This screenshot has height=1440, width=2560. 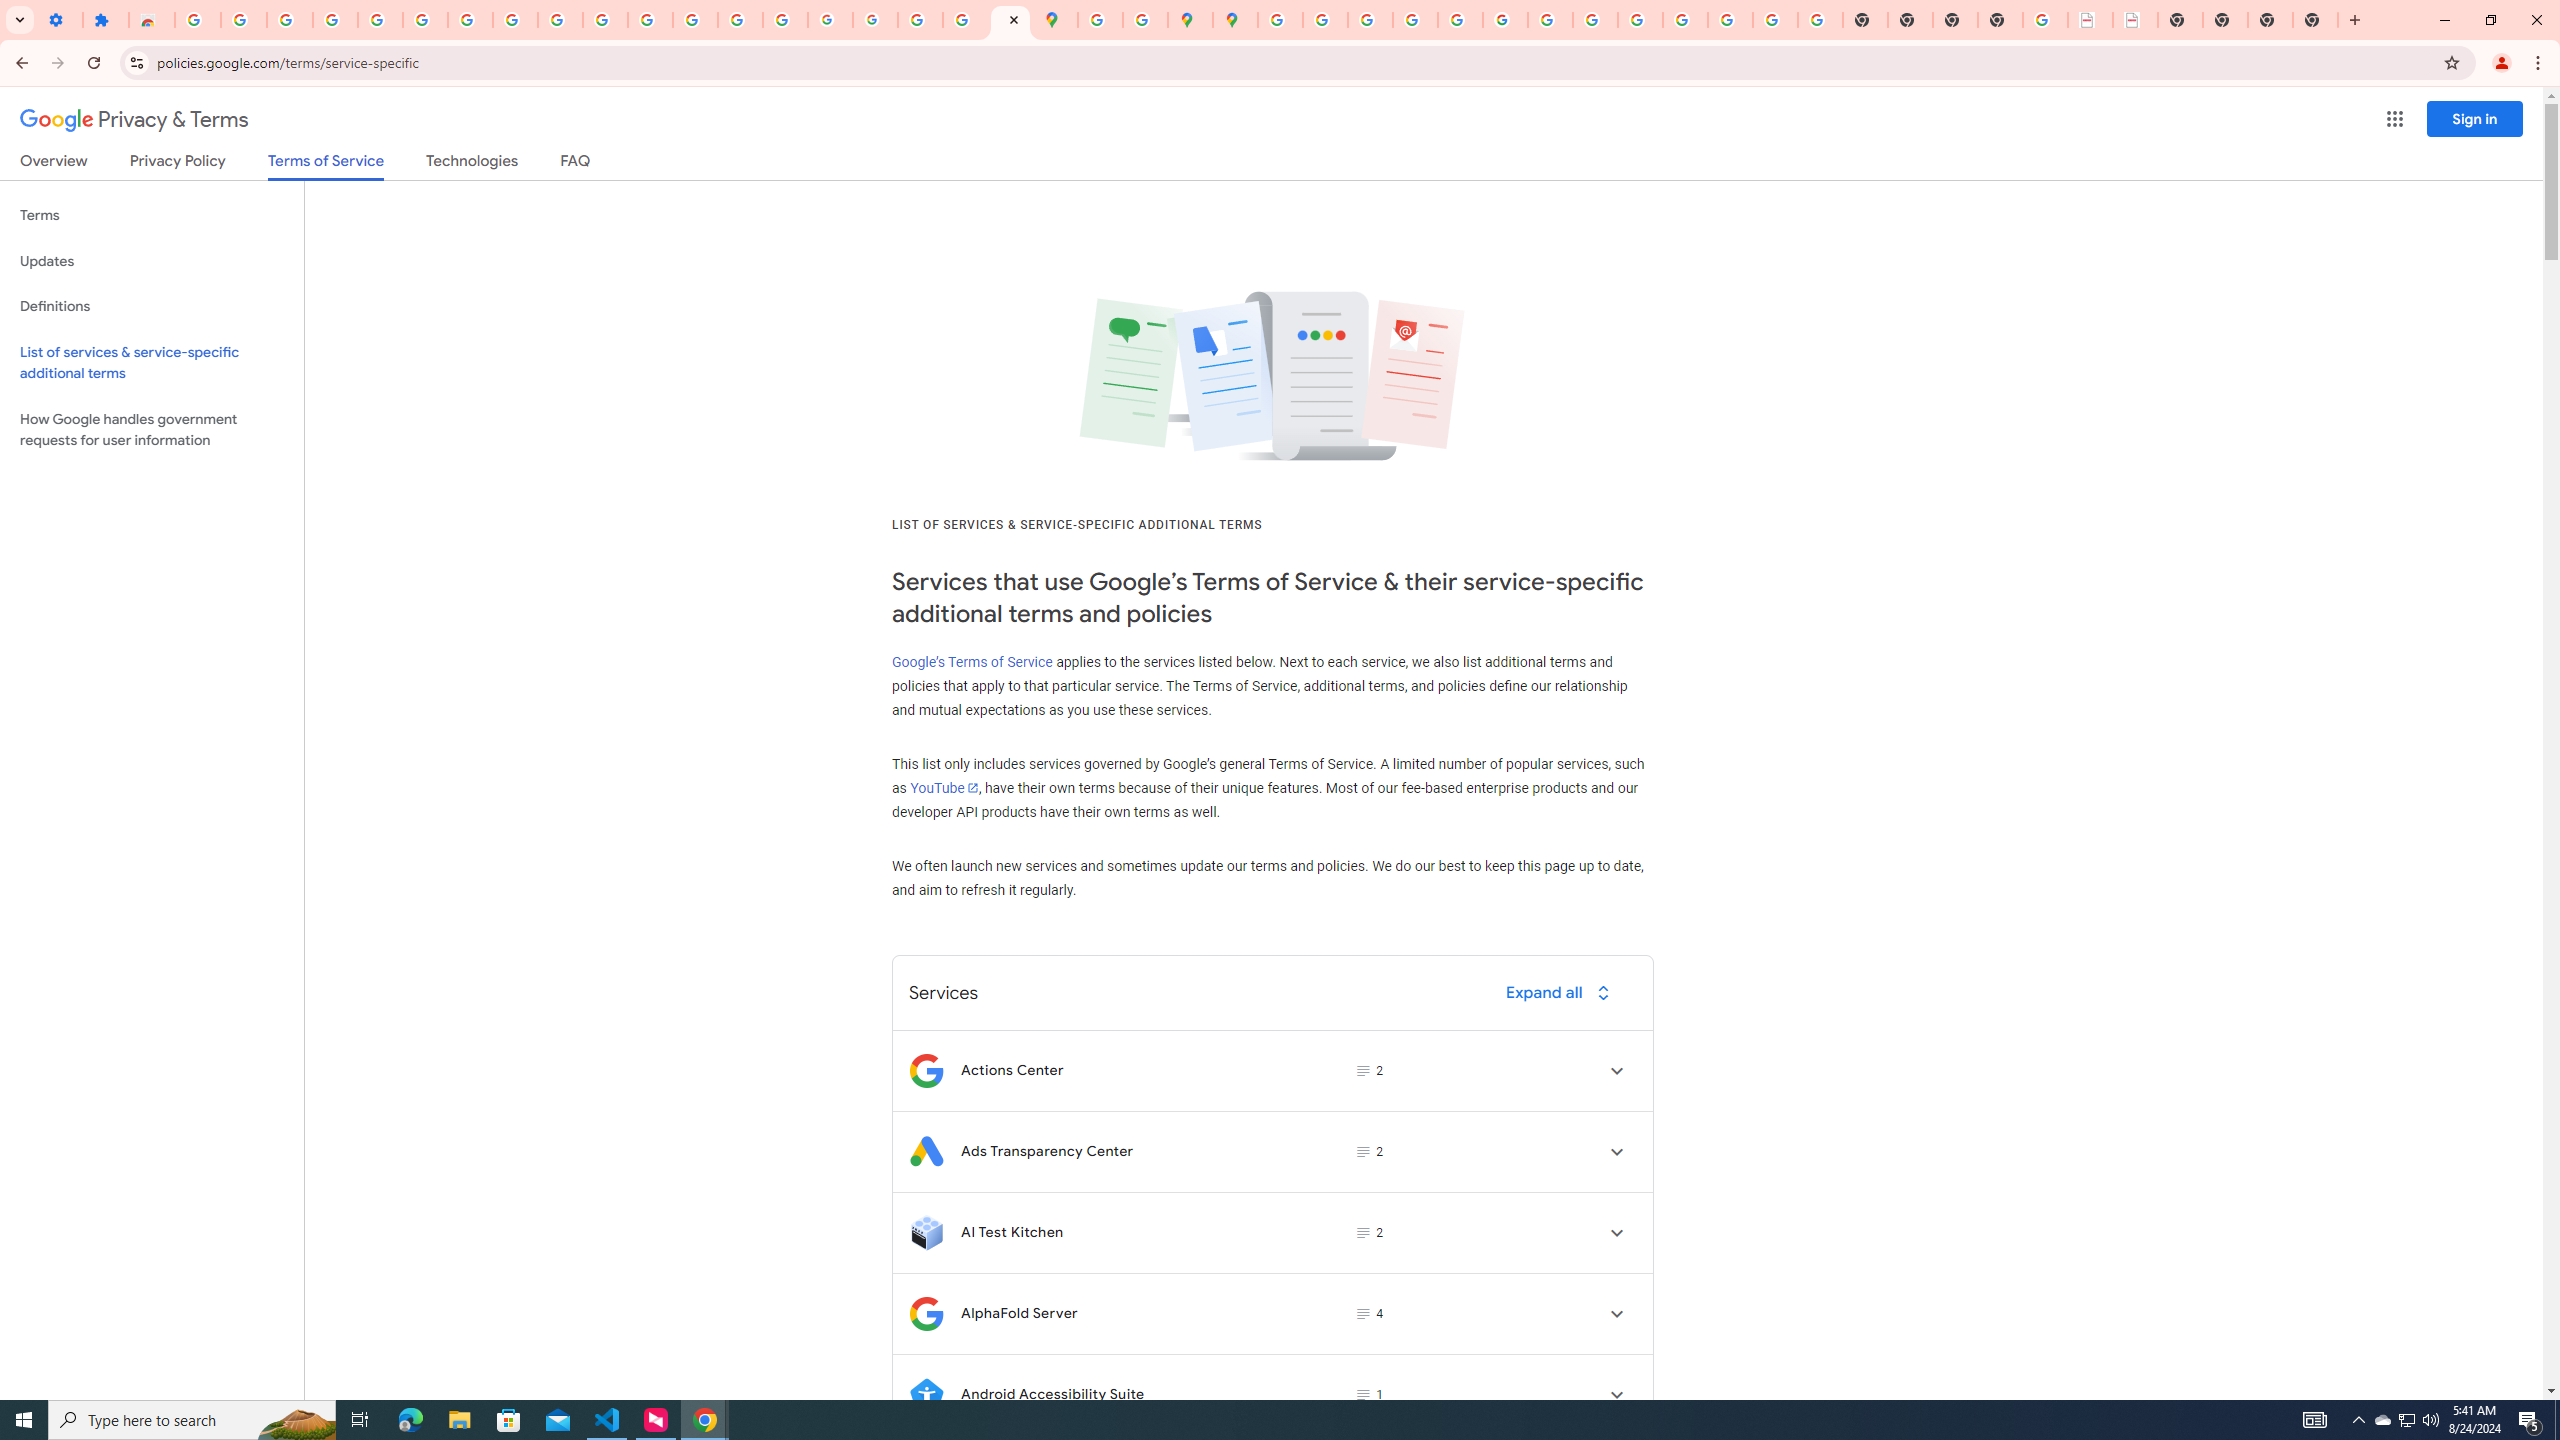 I want to click on 'Google Maps', so click(x=1055, y=19).